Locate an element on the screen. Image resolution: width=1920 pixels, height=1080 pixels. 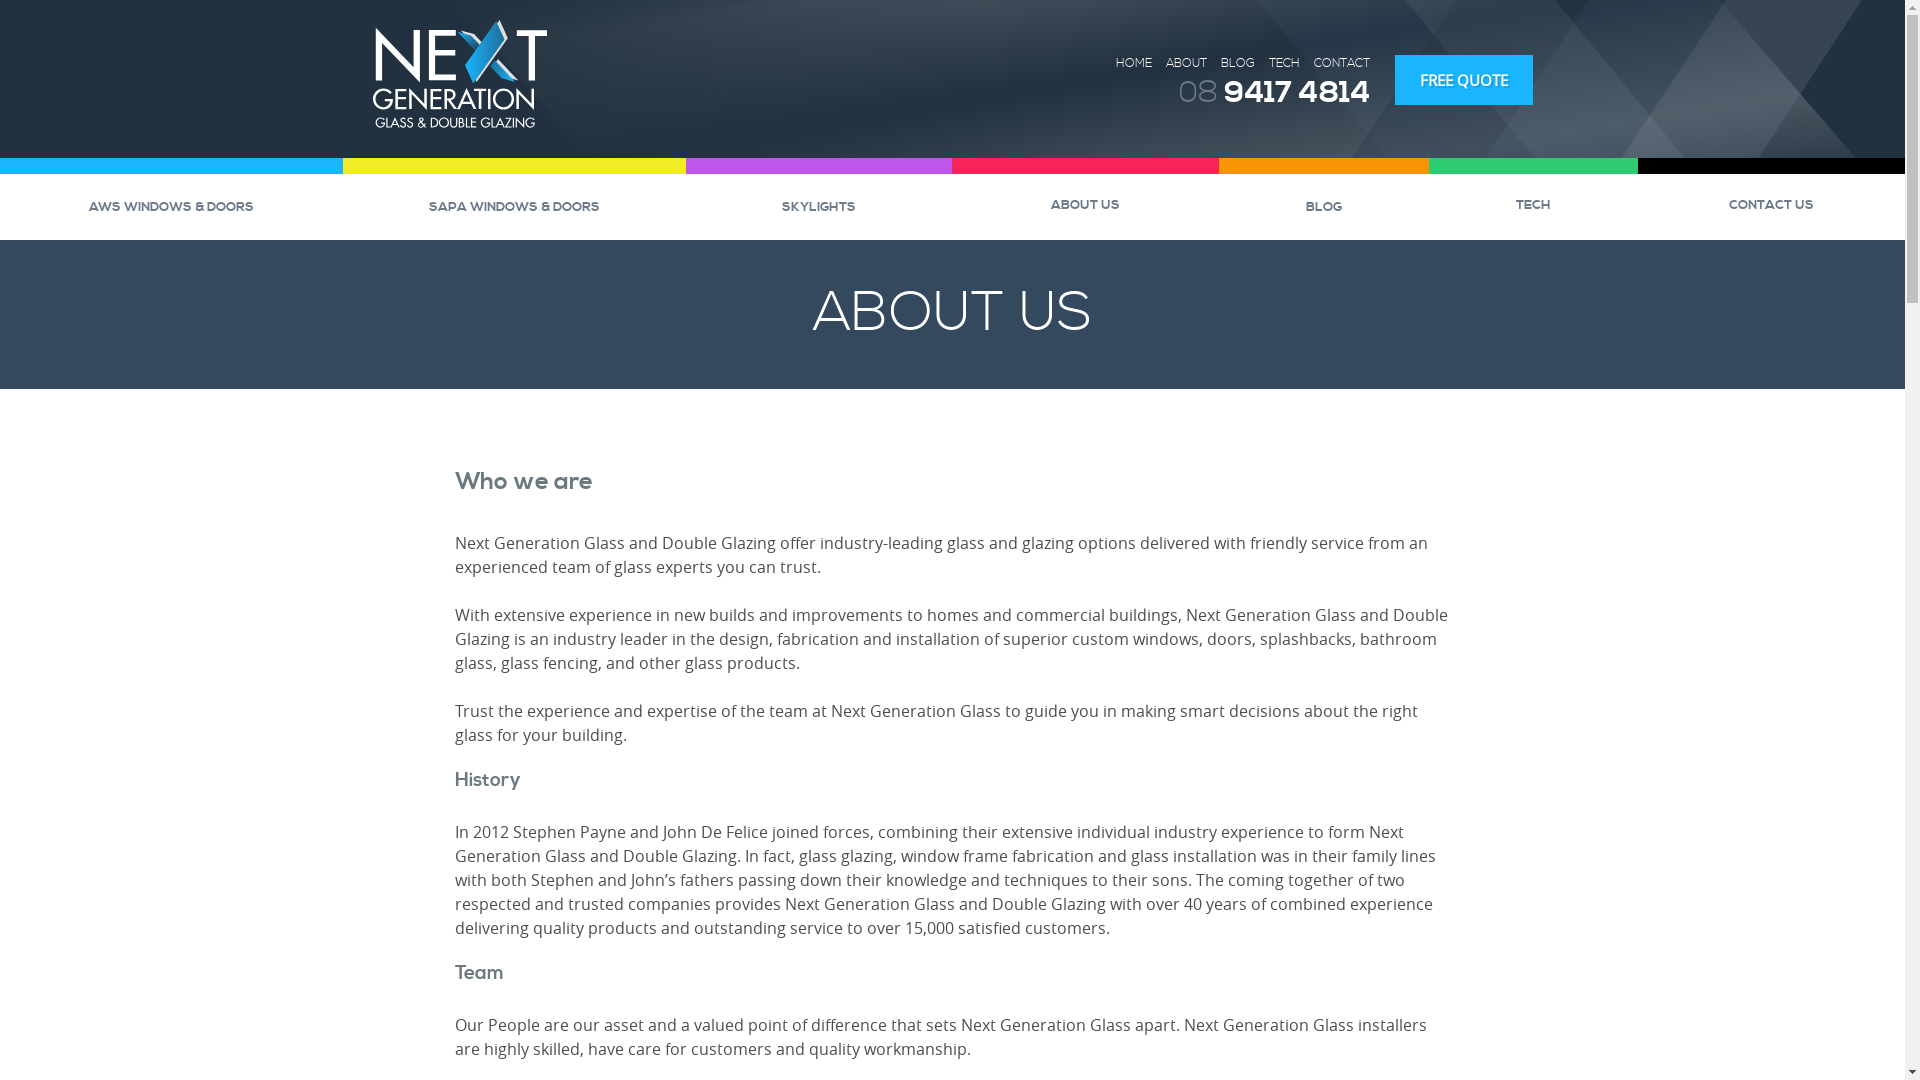
'FREE QUOTE' is located at coordinates (1463, 79).